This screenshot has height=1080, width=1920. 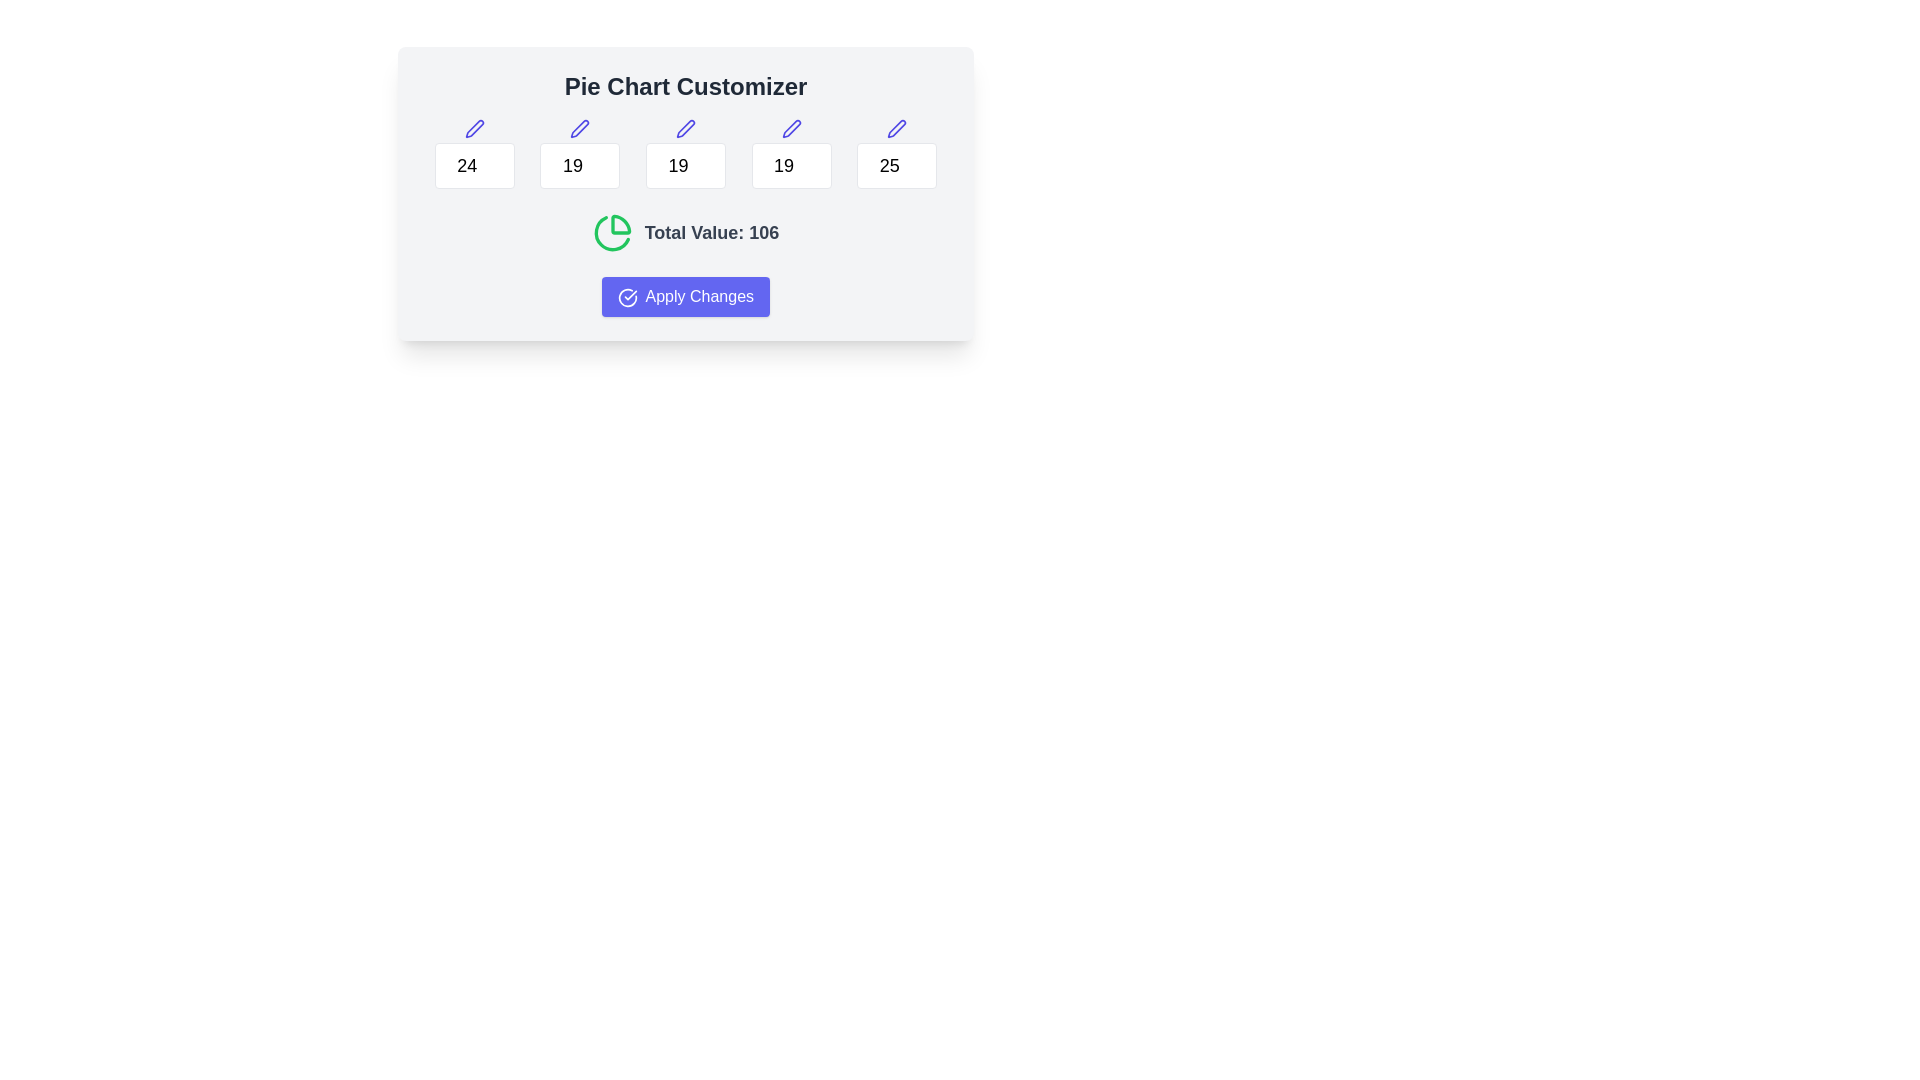 What do you see at coordinates (627, 297) in the screenshot?
I see `the checkmark icon inside a circle, which serves as a confirmation indicator next to the 'Apply Changes' button` at bounding box center [627, 297].